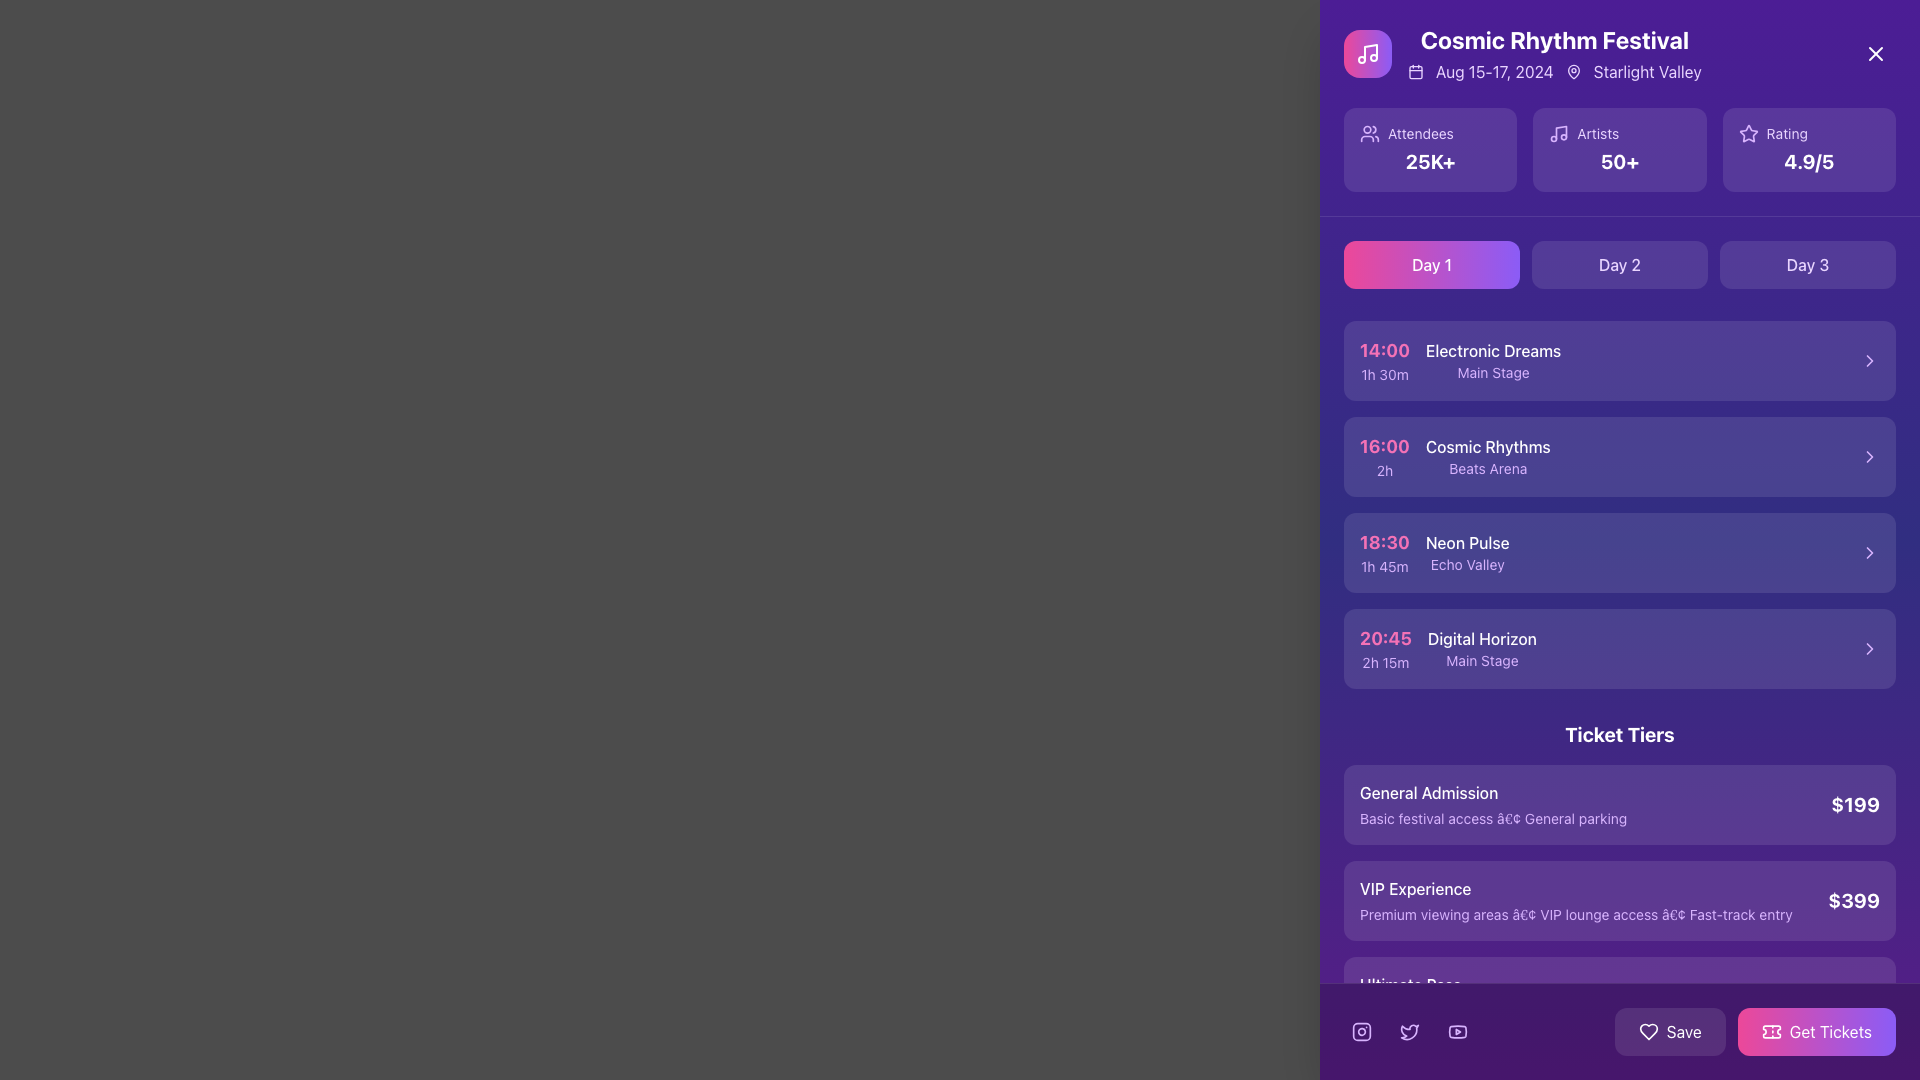 This screenshot has width=1920, height=1080. I want to click on the chevron button located to the far-right of the 'Digital Horizon' event listing, adjacent to the text 'Main Stage', so click(1869, 648).